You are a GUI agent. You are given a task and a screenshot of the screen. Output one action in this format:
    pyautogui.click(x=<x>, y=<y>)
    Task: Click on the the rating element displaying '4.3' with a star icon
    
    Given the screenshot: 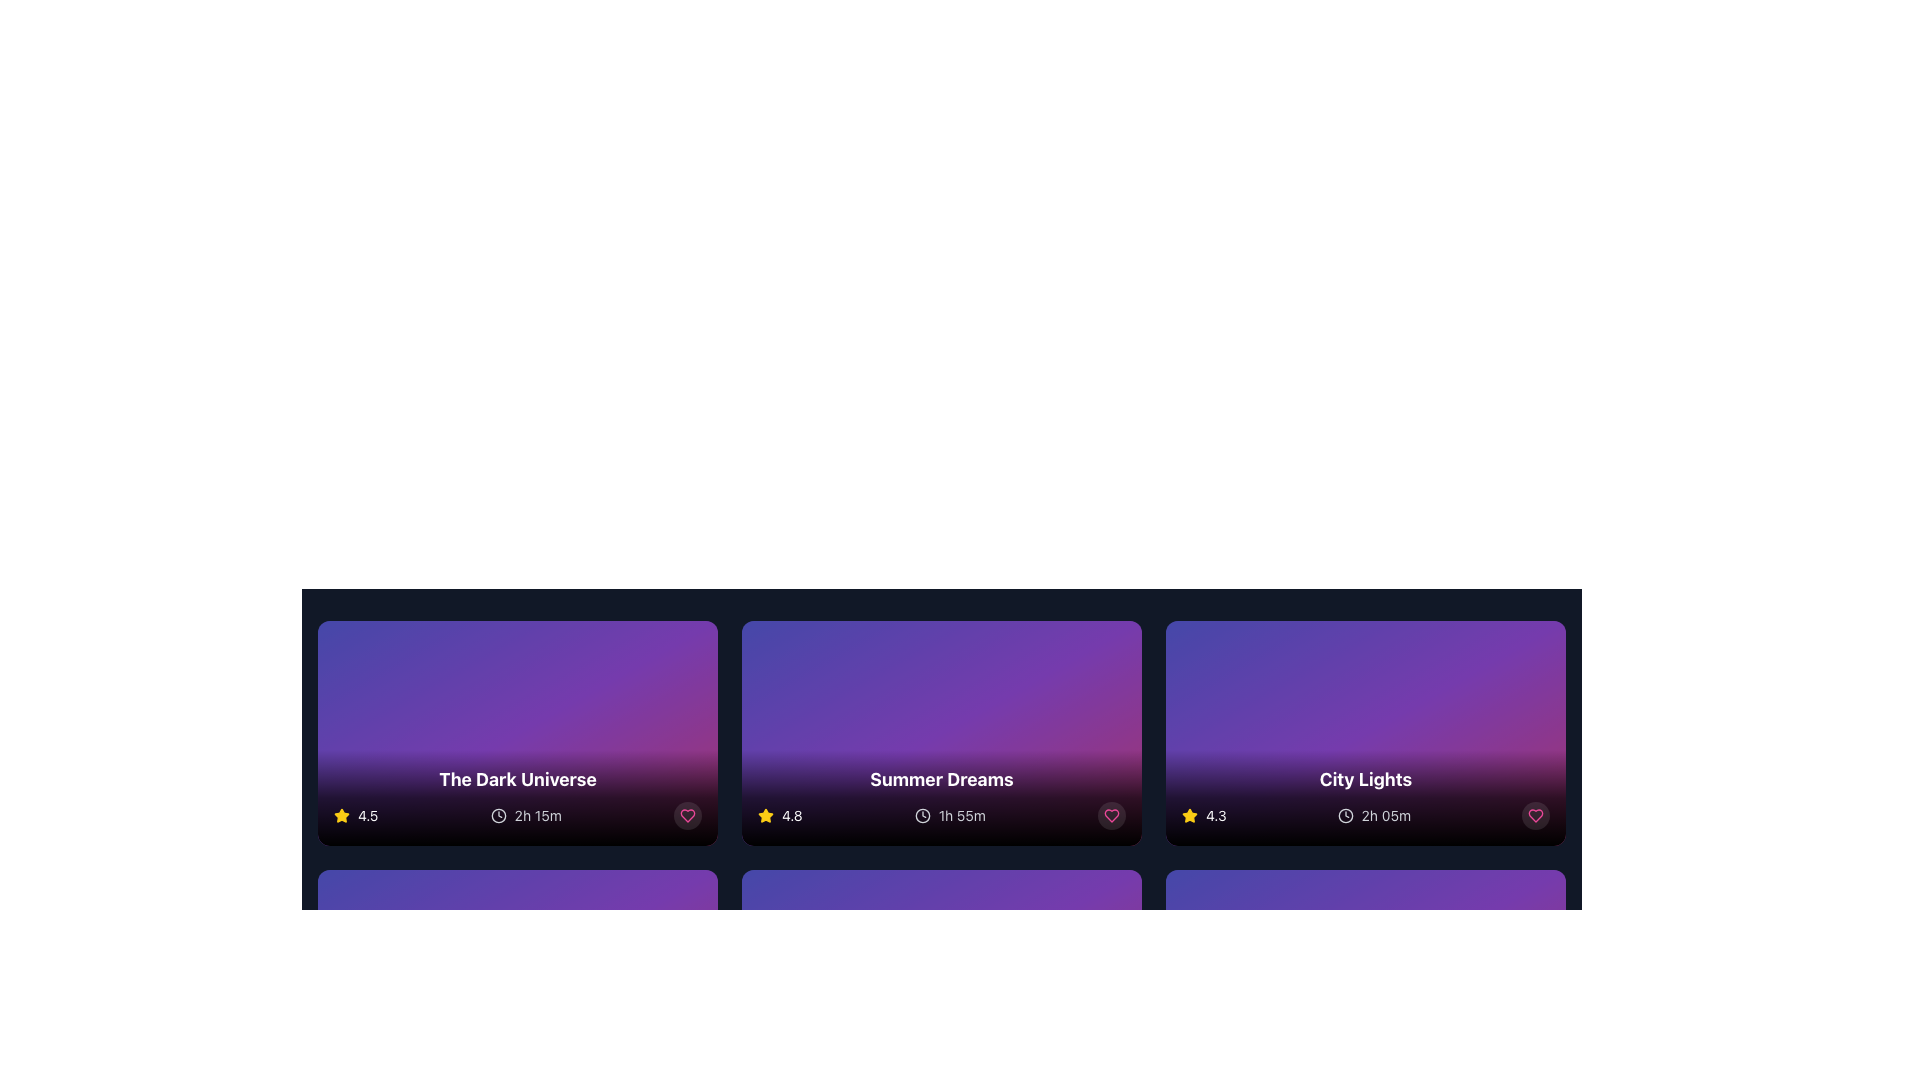 What is the action you would take?
    pyautogui.click(x=1203, y=816)
    